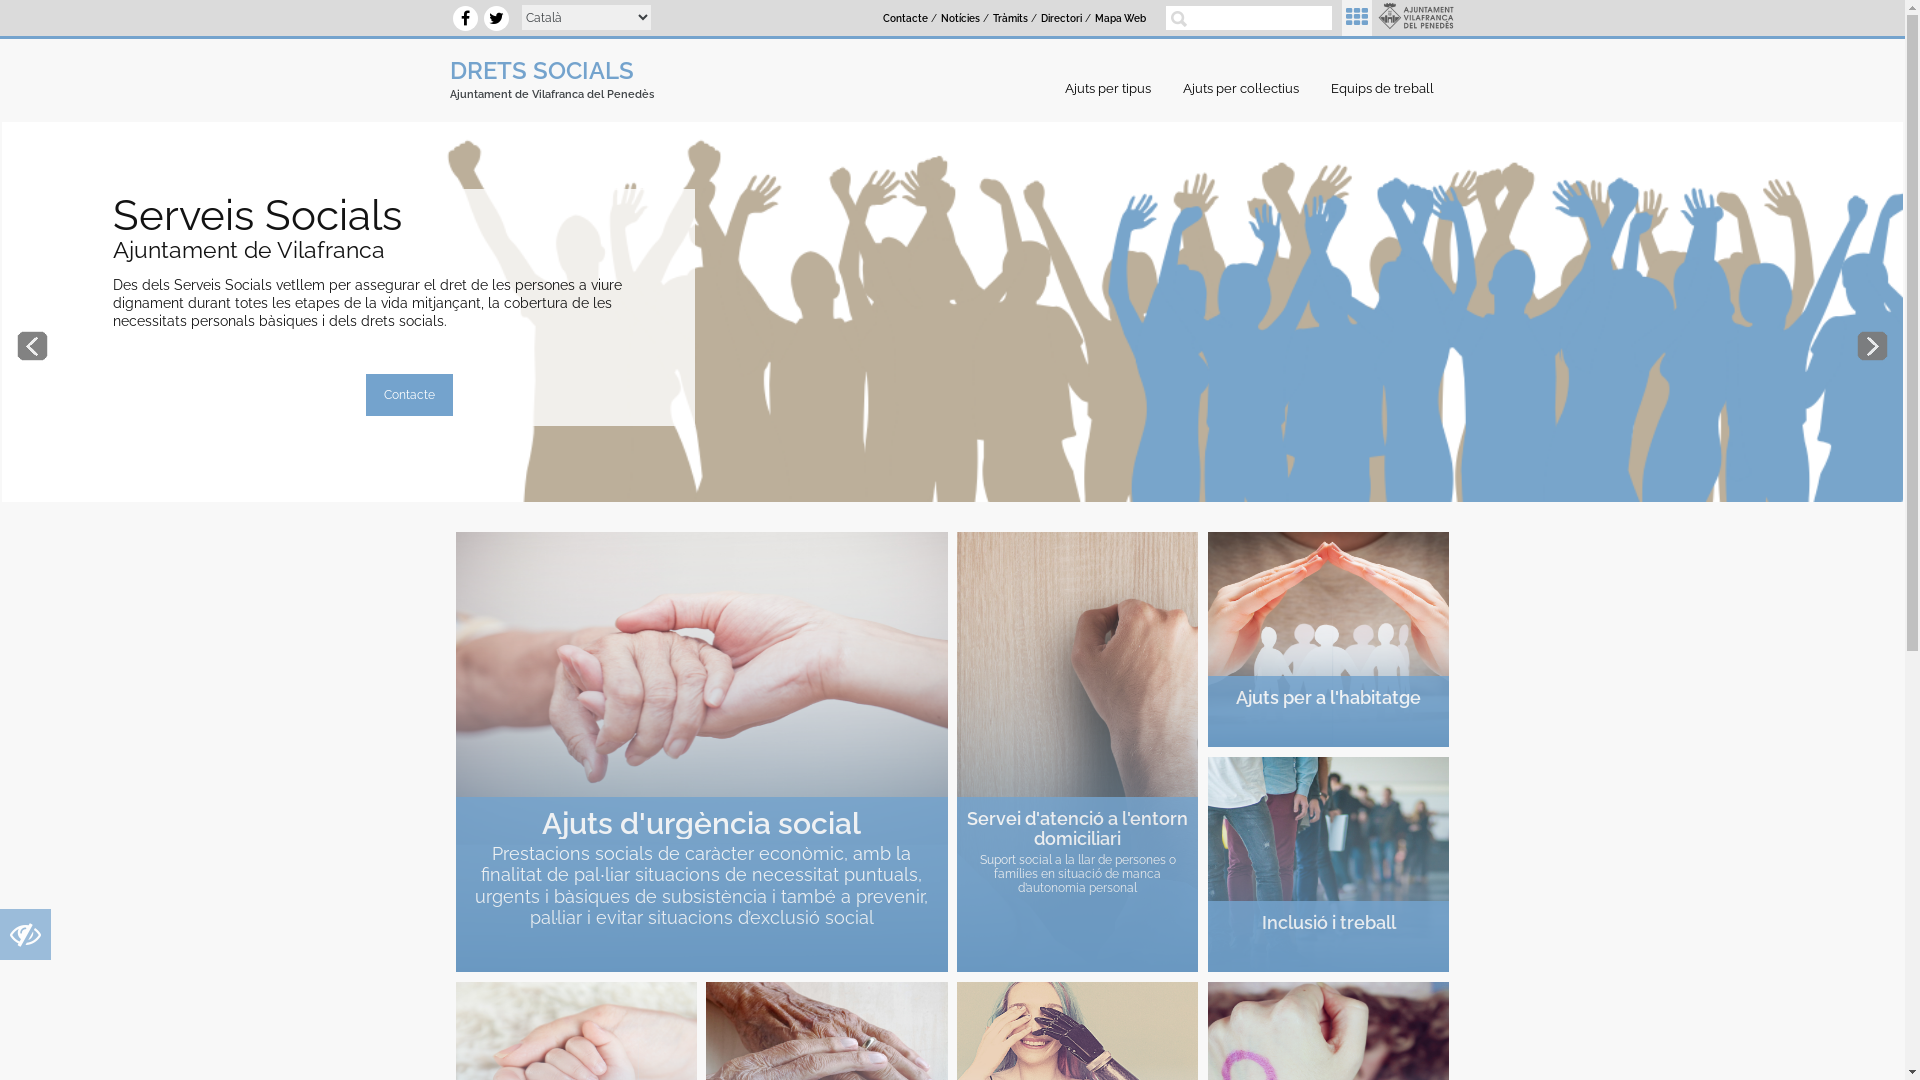 The height and width of the screenshot is (1080, 1920). Describe the element at coordinates (25, 939) in the screenshot. I see `'Accessibilitat'` at that location.